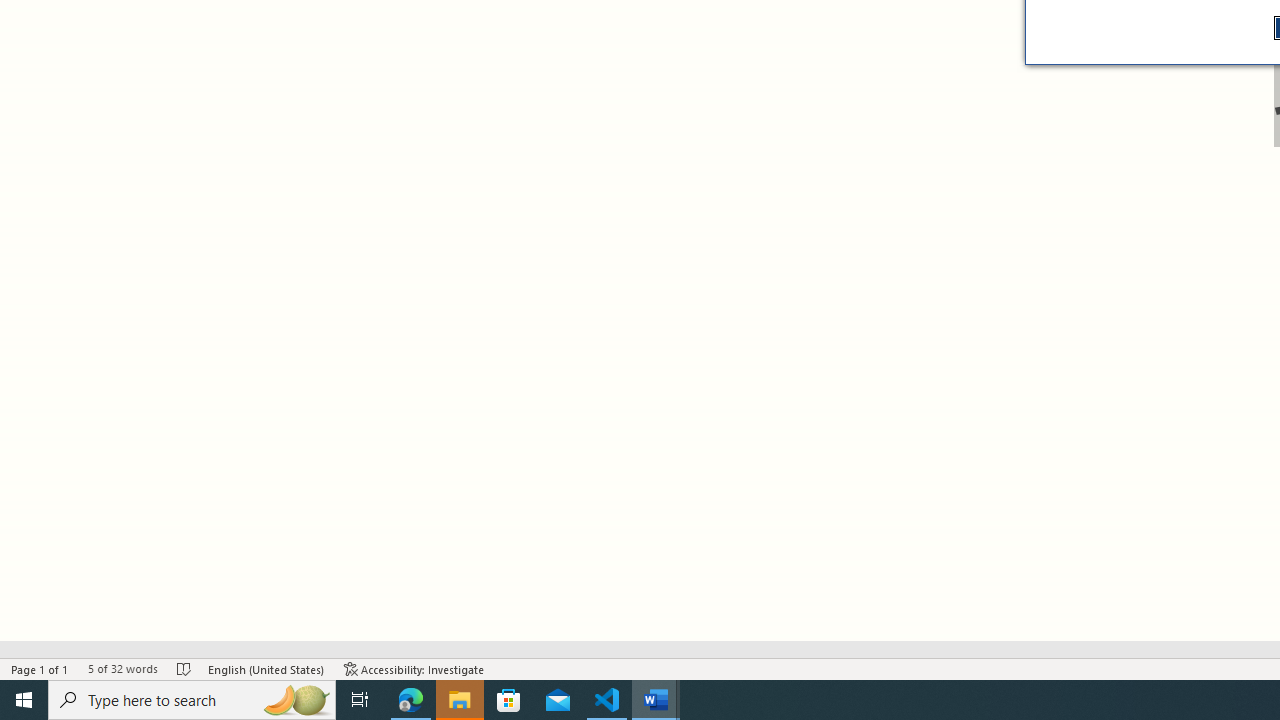 The height and width of the screenshot is (720, 1280). What do you see at coordinates (459, 698) in the screenshot?
I see `'File Explorer - 1 running window'` at bounding box center [459, 698].